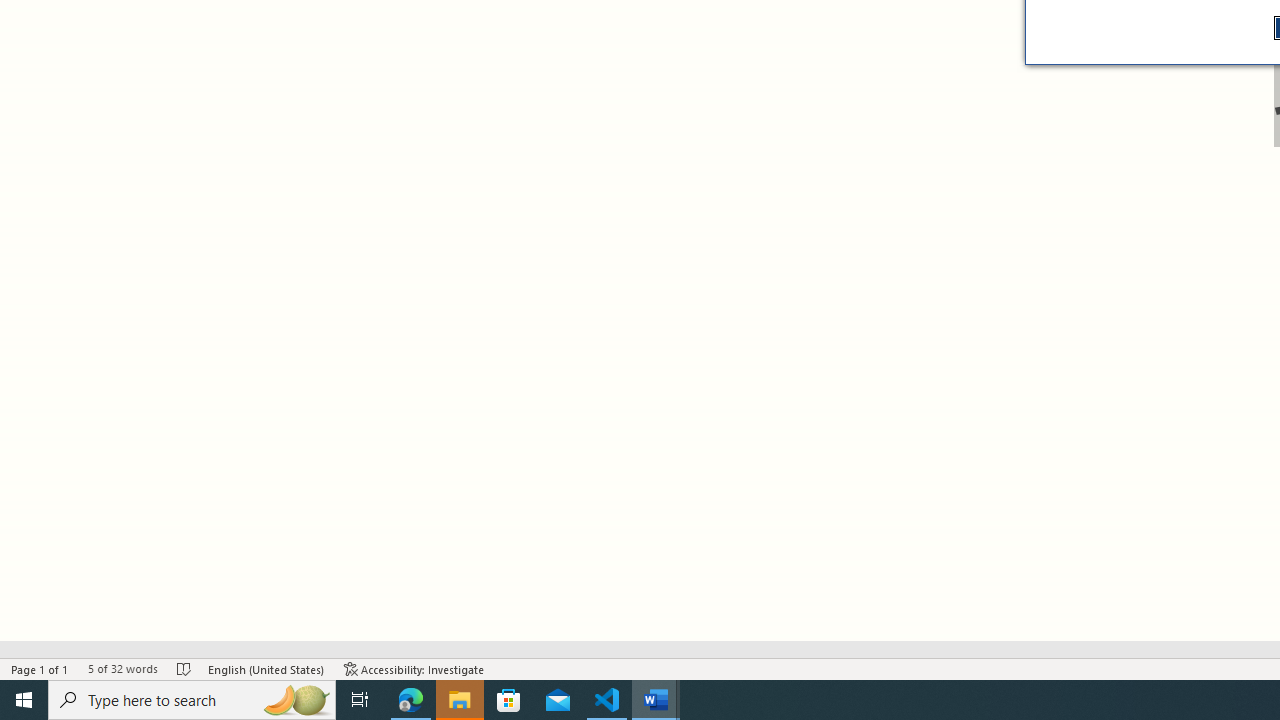 The height and width of the screenshot is (720, 1280). What do you see at coordinates (459, 698) in the screenshot?
I see `'File Explorer - 1 running window'` at bounding box center [459, 698].